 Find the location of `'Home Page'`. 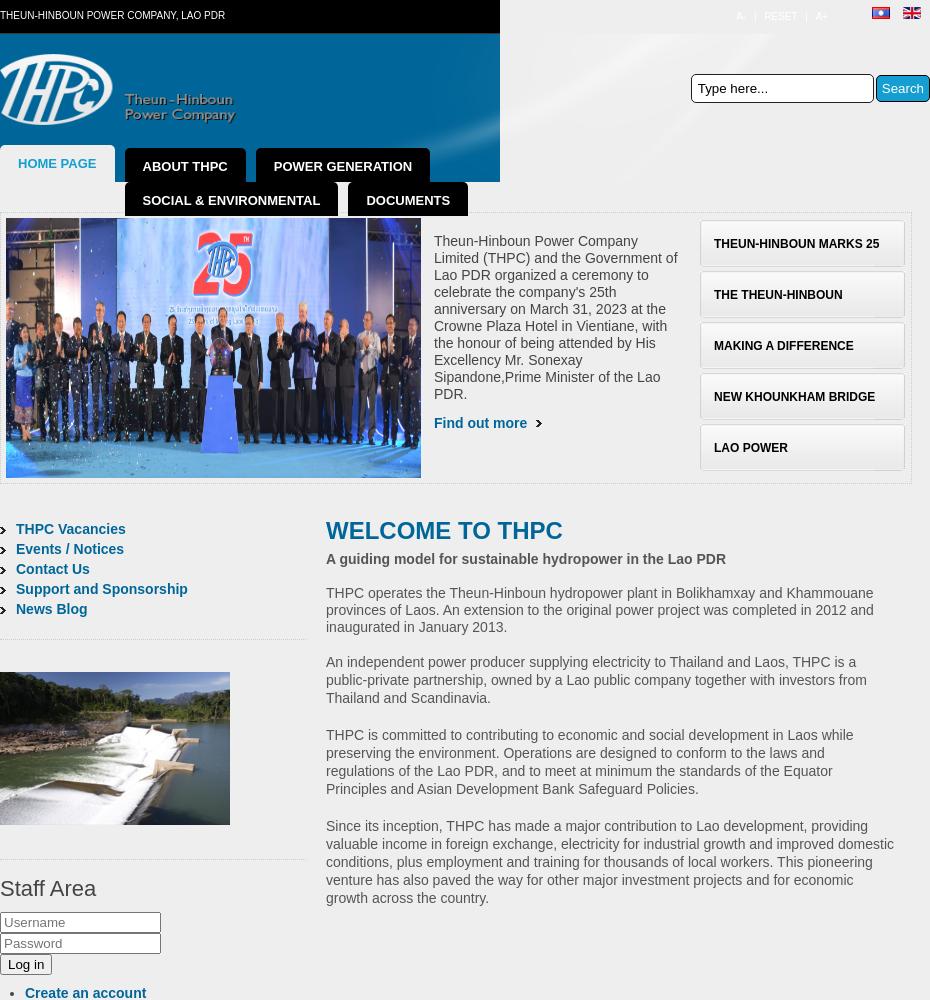

'Home Page' is located at coordinates (56, 163).